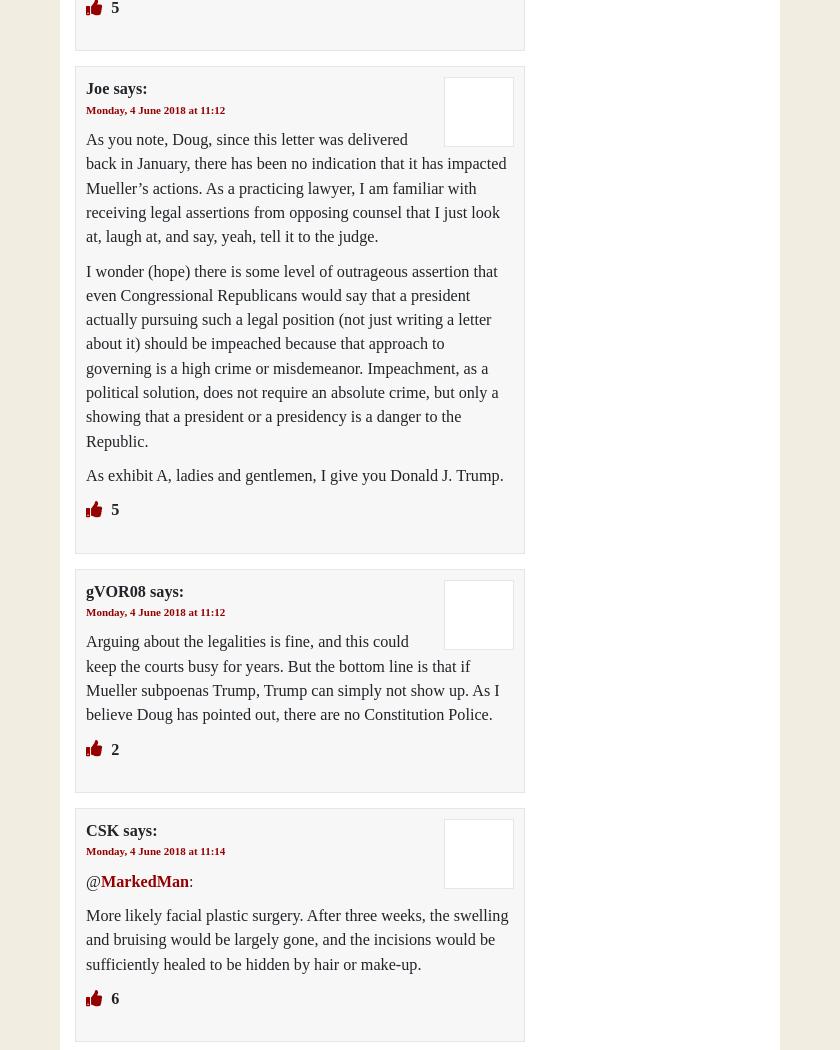 The width and height of the screenshot is (840, 1050). What do you see at coordinates (296, 188) in the screenshot?
I see `'As you note, Doug, since this letter was delivered back in January, there has been no indication that it has impacted Mueller’s actions.  As a practicing lawyer, I am familiar with receiving legal assertions from opposing counsel that I just look at, laugh at, and say, yeah, tell it to the judge.'` at bounding box center [296, 188].